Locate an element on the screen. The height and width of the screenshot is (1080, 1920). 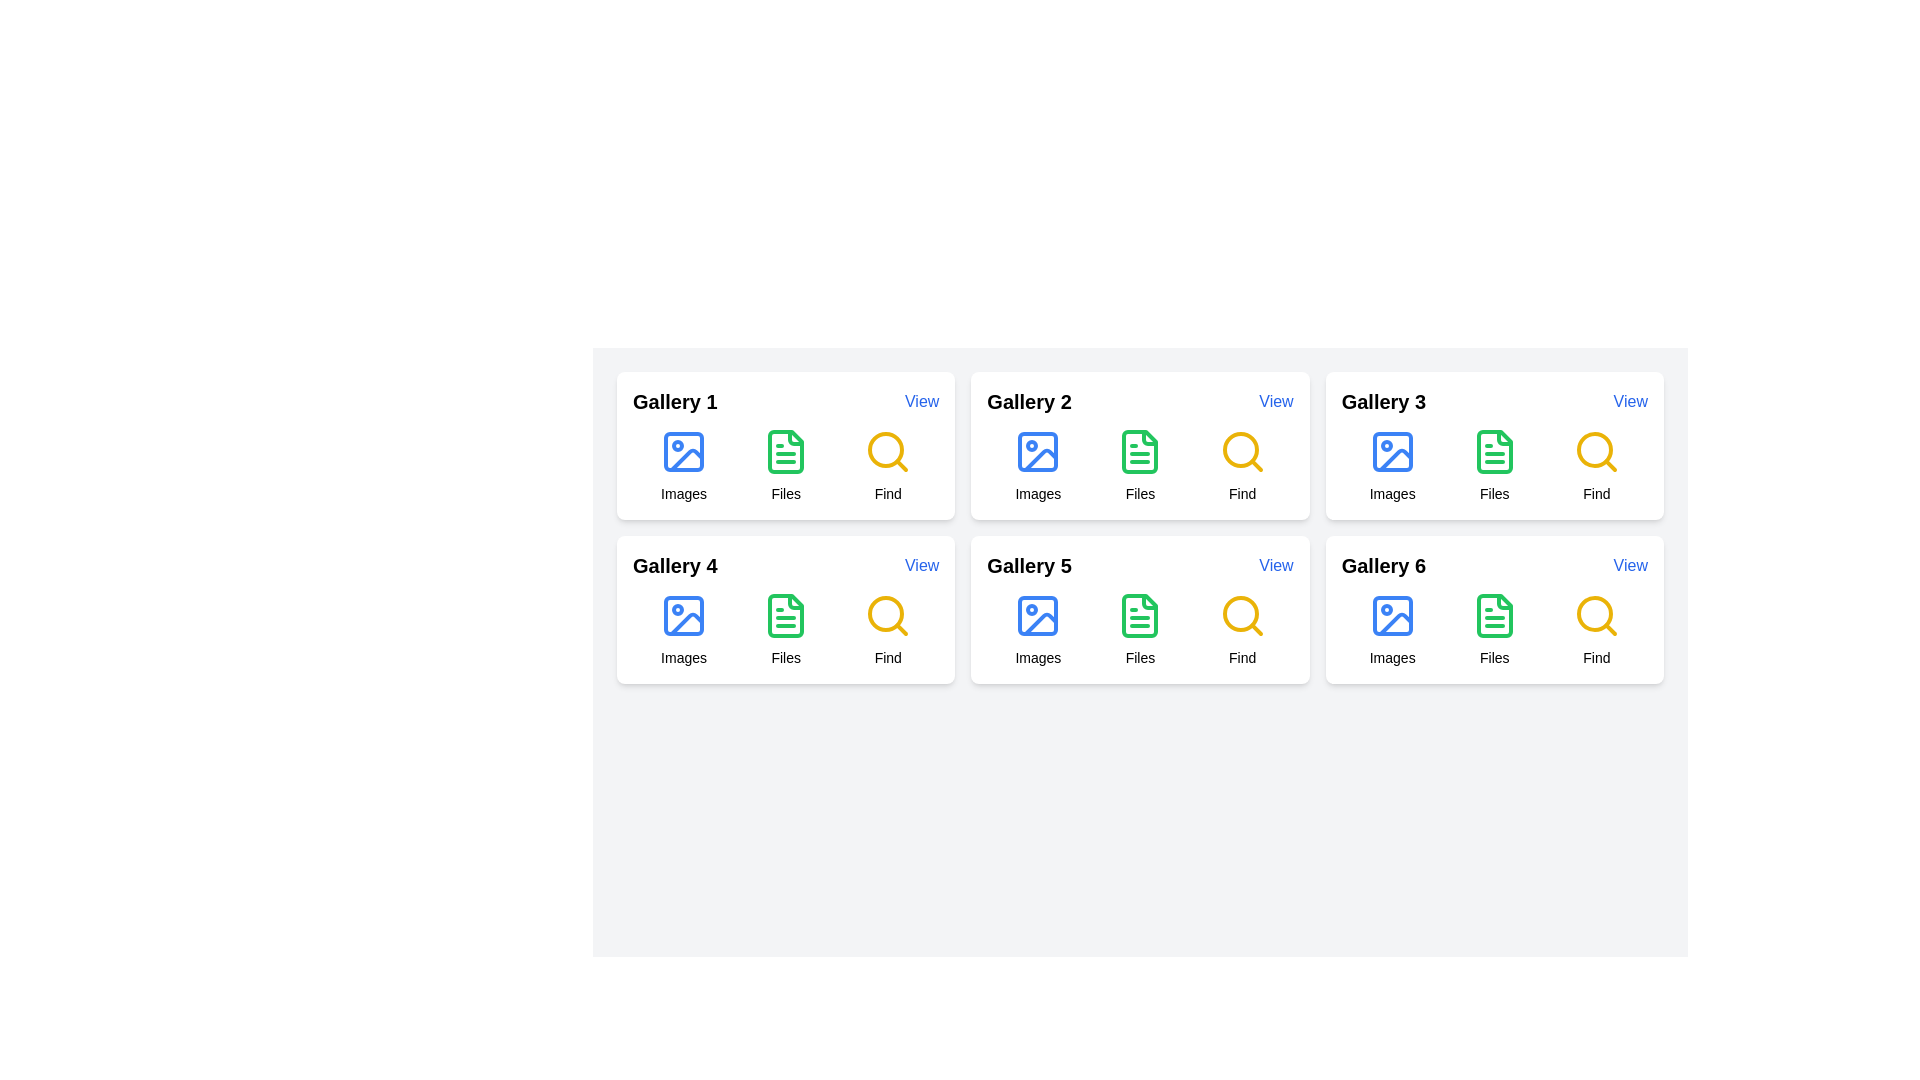
the 'Find' button, which features a yellow magnifying glass icon, to initiate a search is located at coordinates (1595, 466).